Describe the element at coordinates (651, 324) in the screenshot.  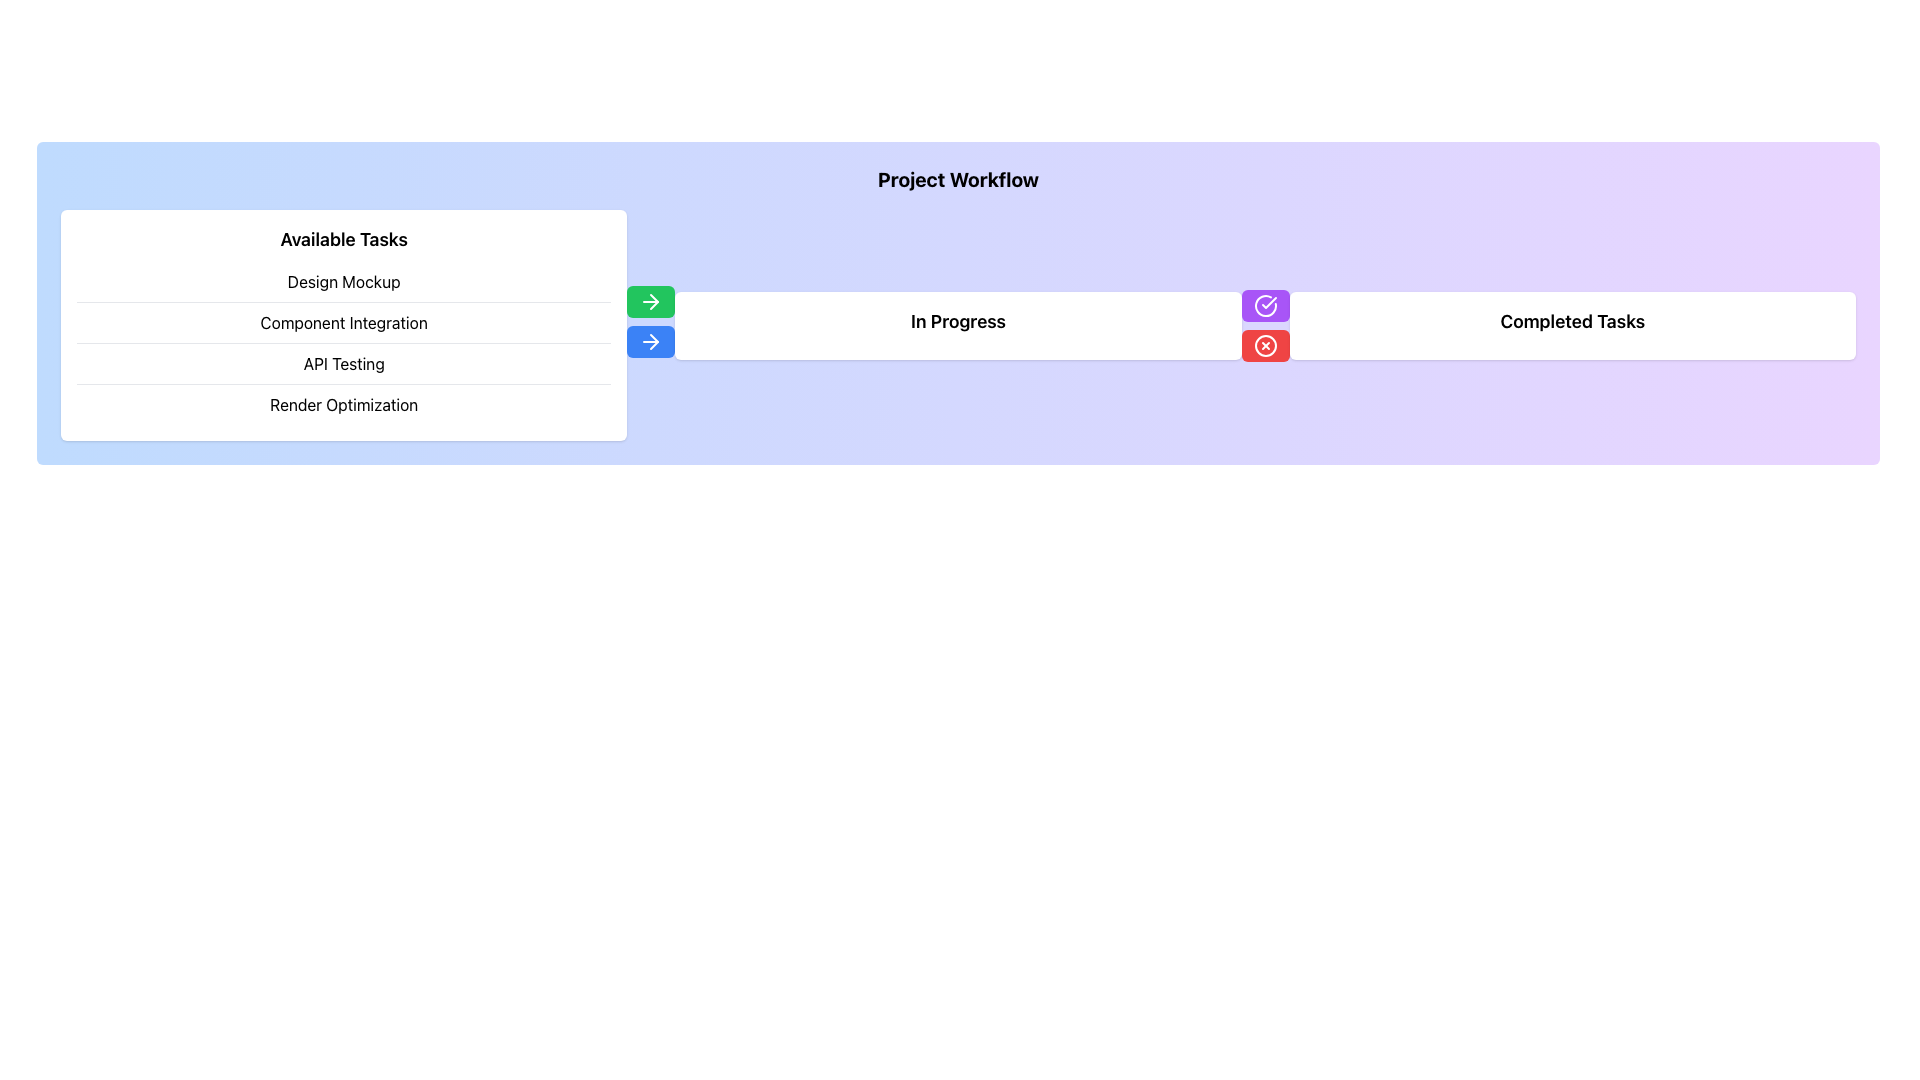
I see `the lower blue button with a white arrow icon in the vertically stacked button group to observe hover effects` at that location.